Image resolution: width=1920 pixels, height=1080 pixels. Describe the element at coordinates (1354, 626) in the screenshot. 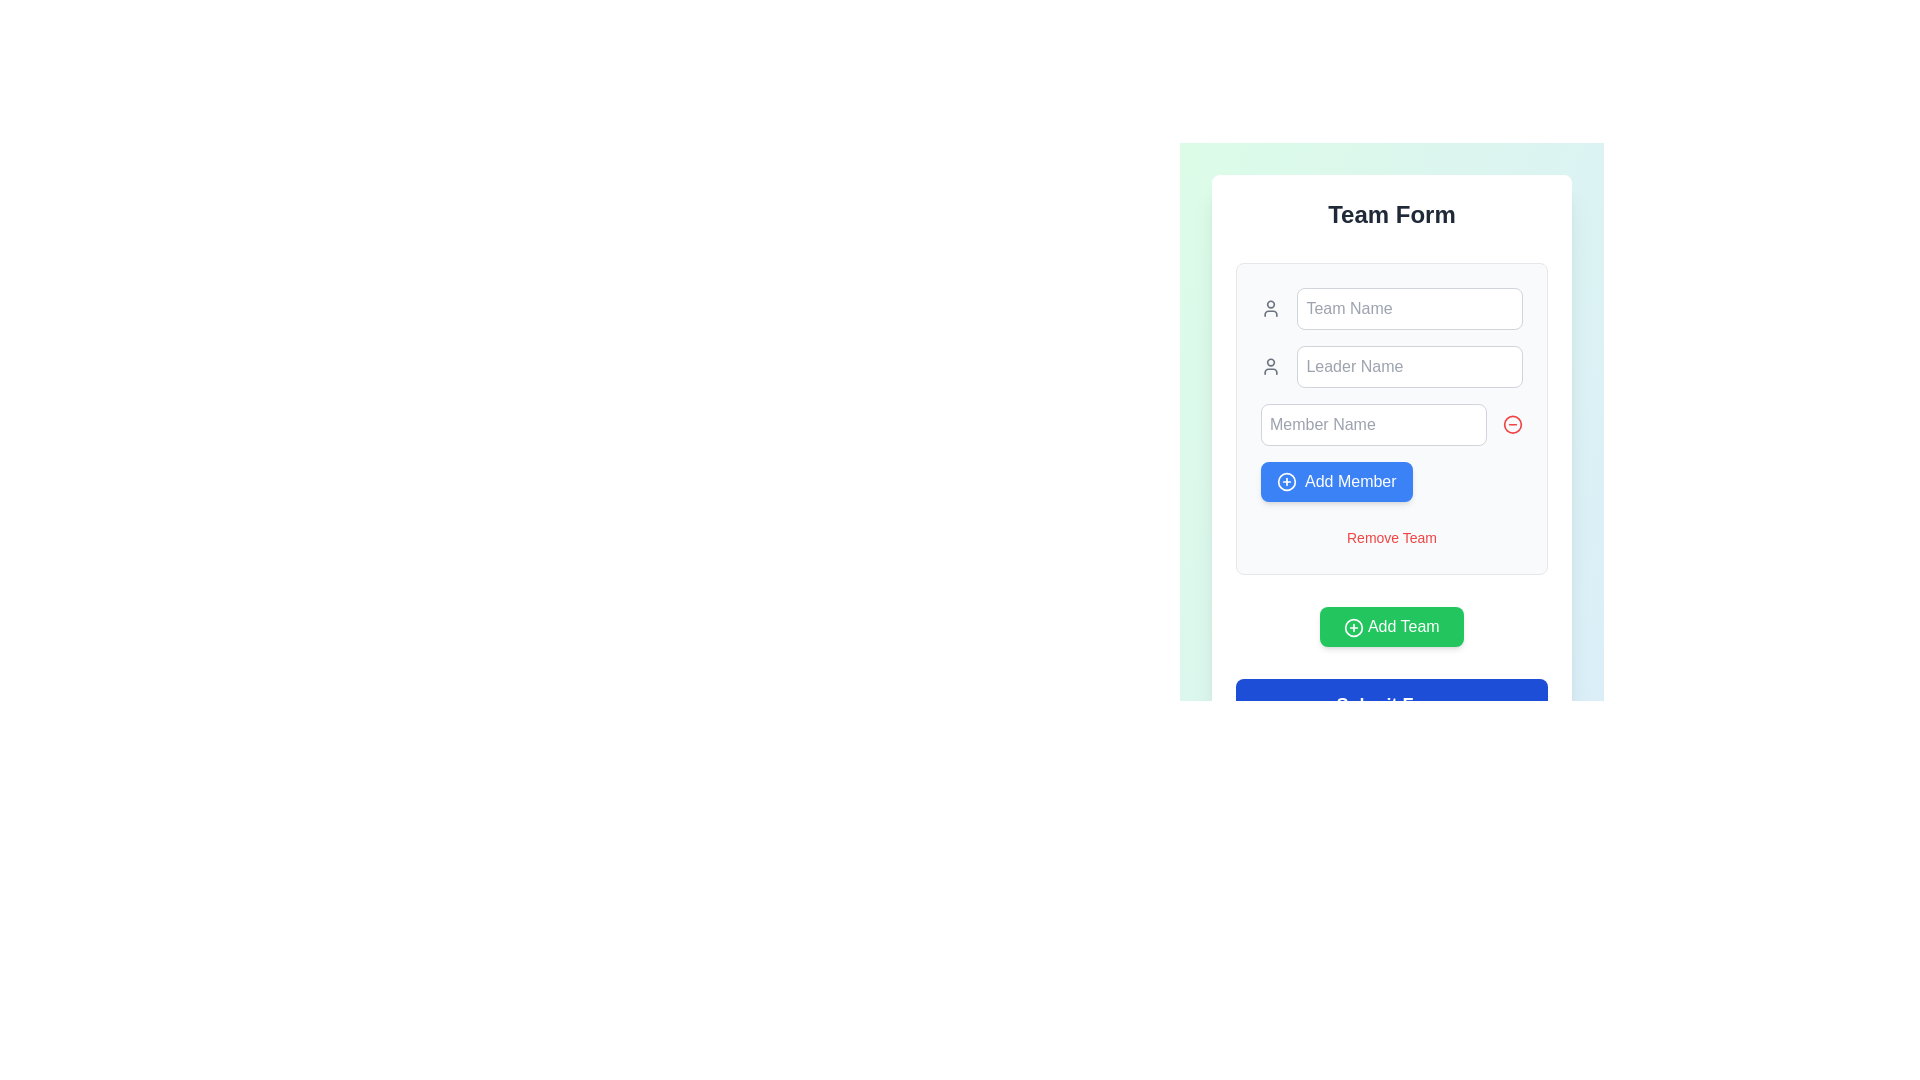

I see `the circular decorative icon centered on the 'Add Team' green button` at that location.